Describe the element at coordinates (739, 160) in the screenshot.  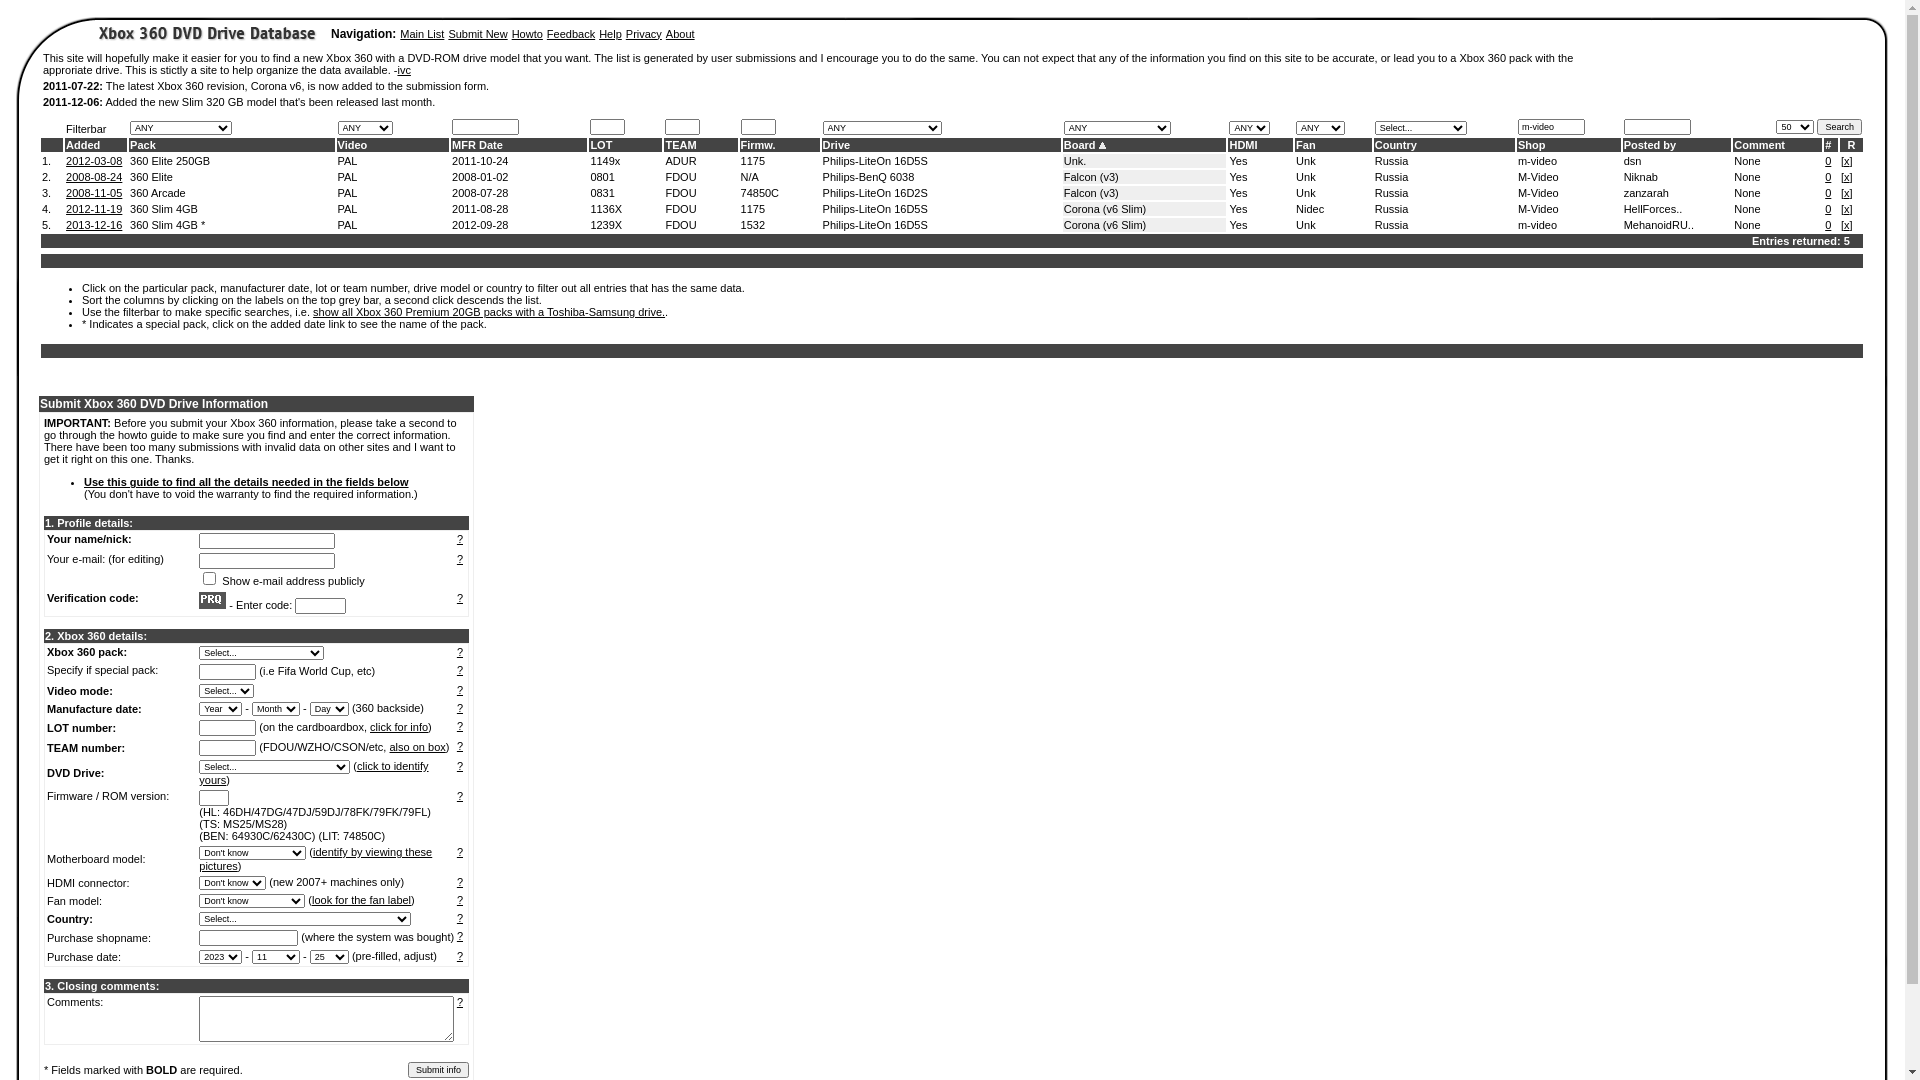
I see `'1175'` at that location.